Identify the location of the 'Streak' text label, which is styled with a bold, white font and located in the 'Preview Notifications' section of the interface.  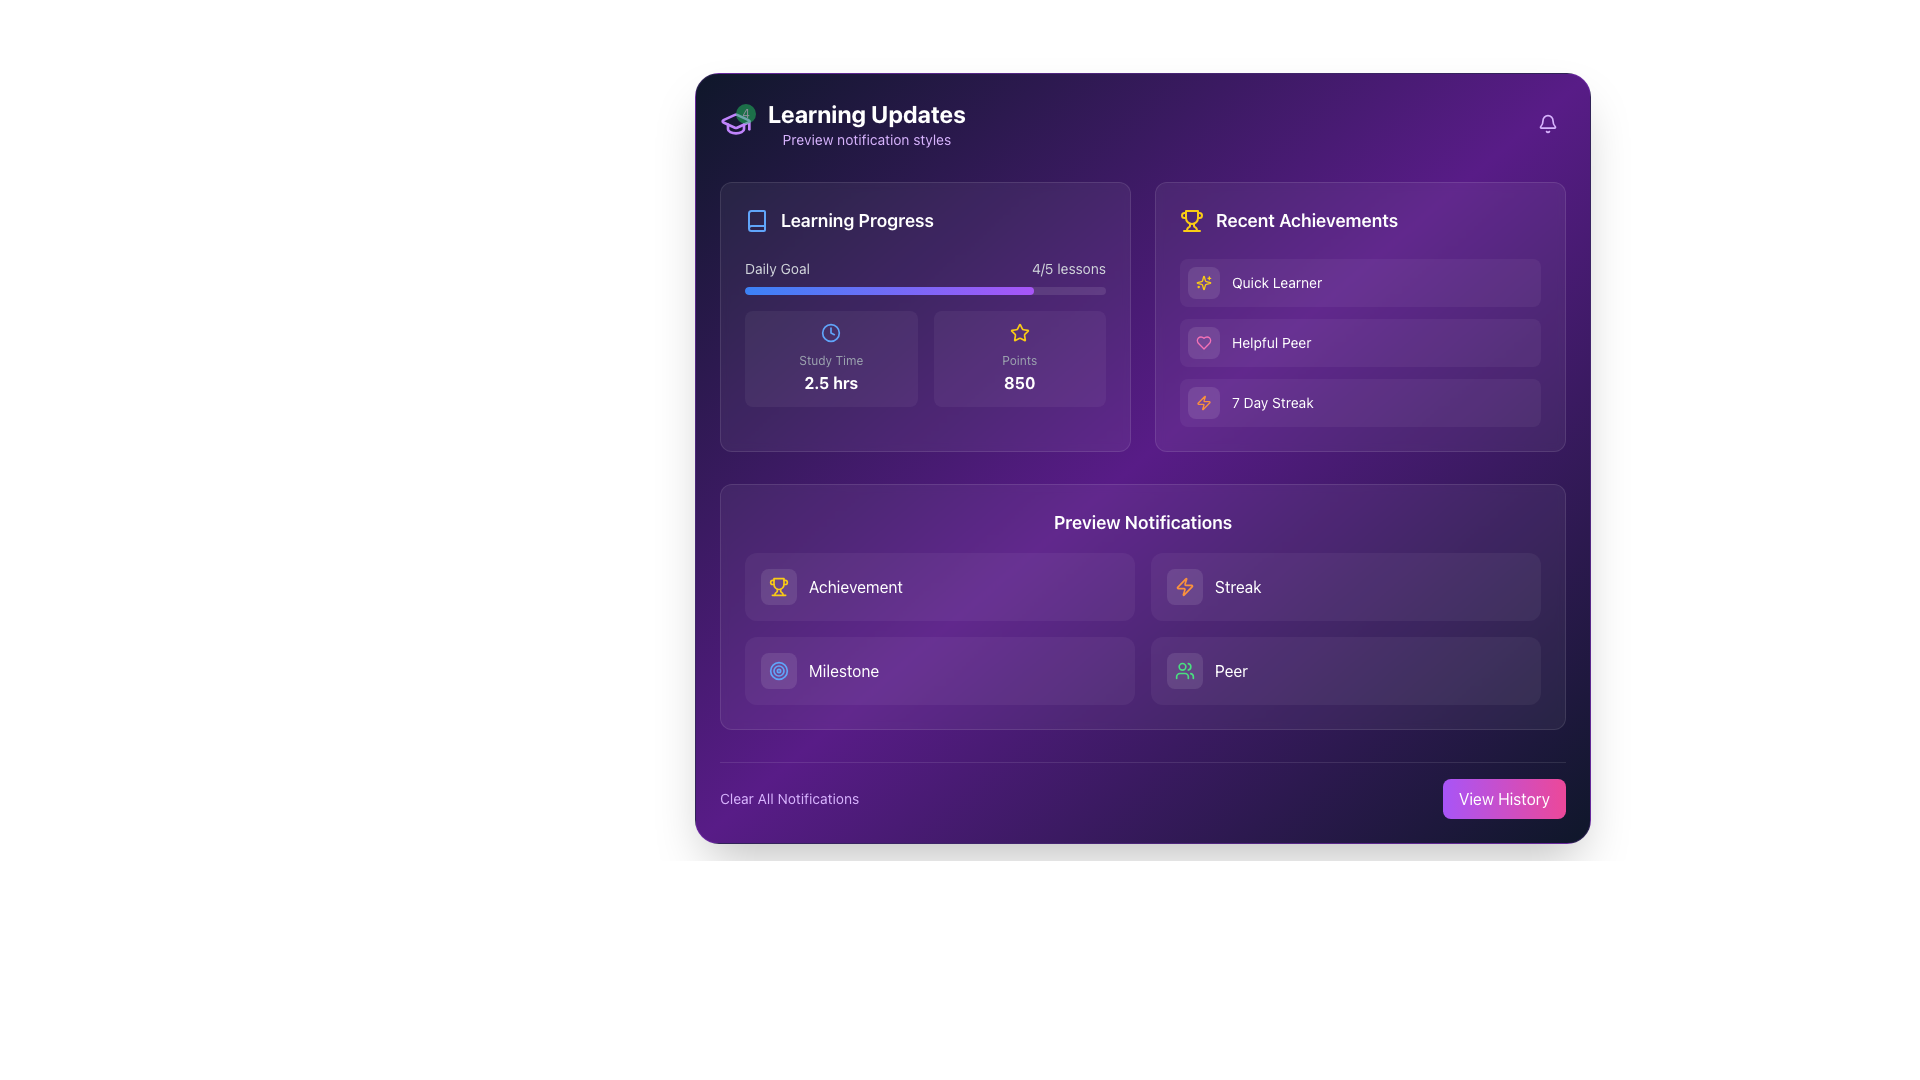
(1237, 585).